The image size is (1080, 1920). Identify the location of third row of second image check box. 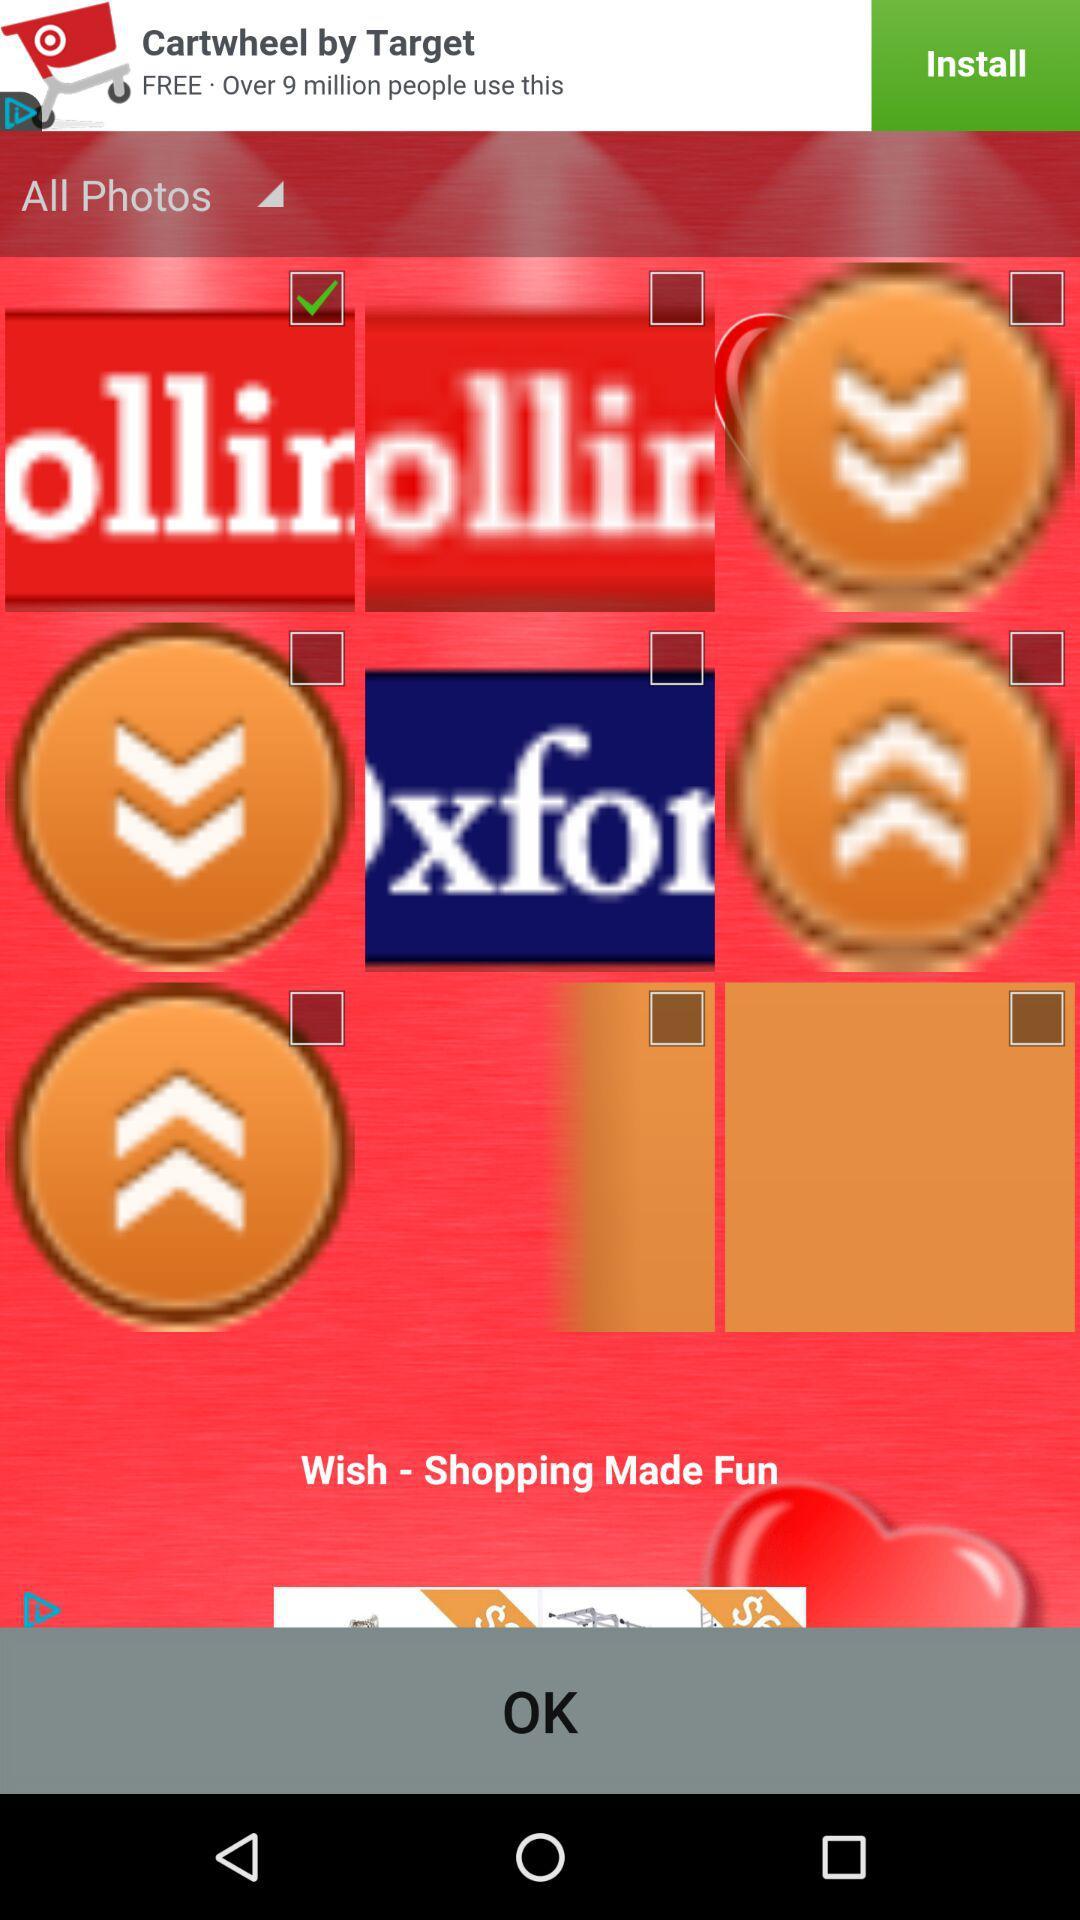
(678, 1018).